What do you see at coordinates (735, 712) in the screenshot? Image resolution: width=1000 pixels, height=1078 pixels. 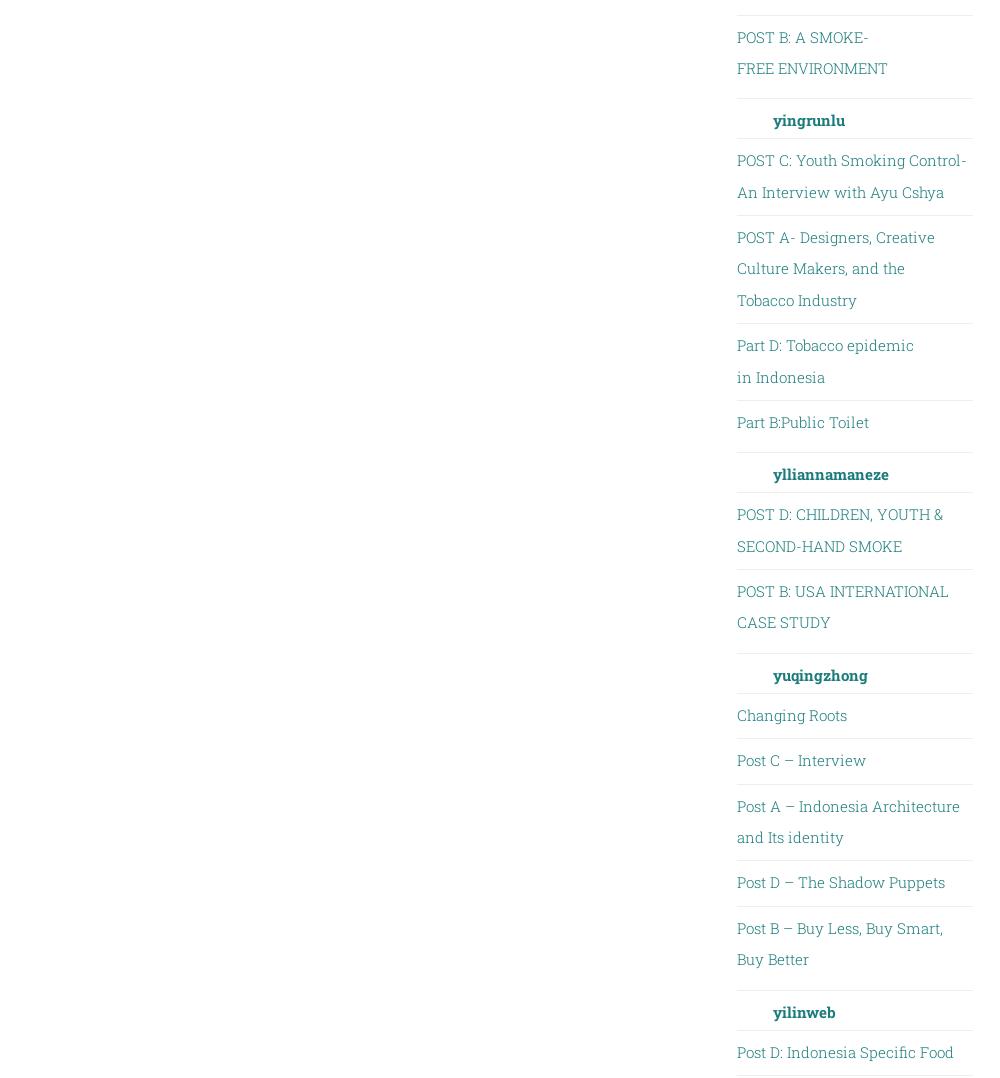 I see `'Changing Roots'` at bounding box center [735, 712].